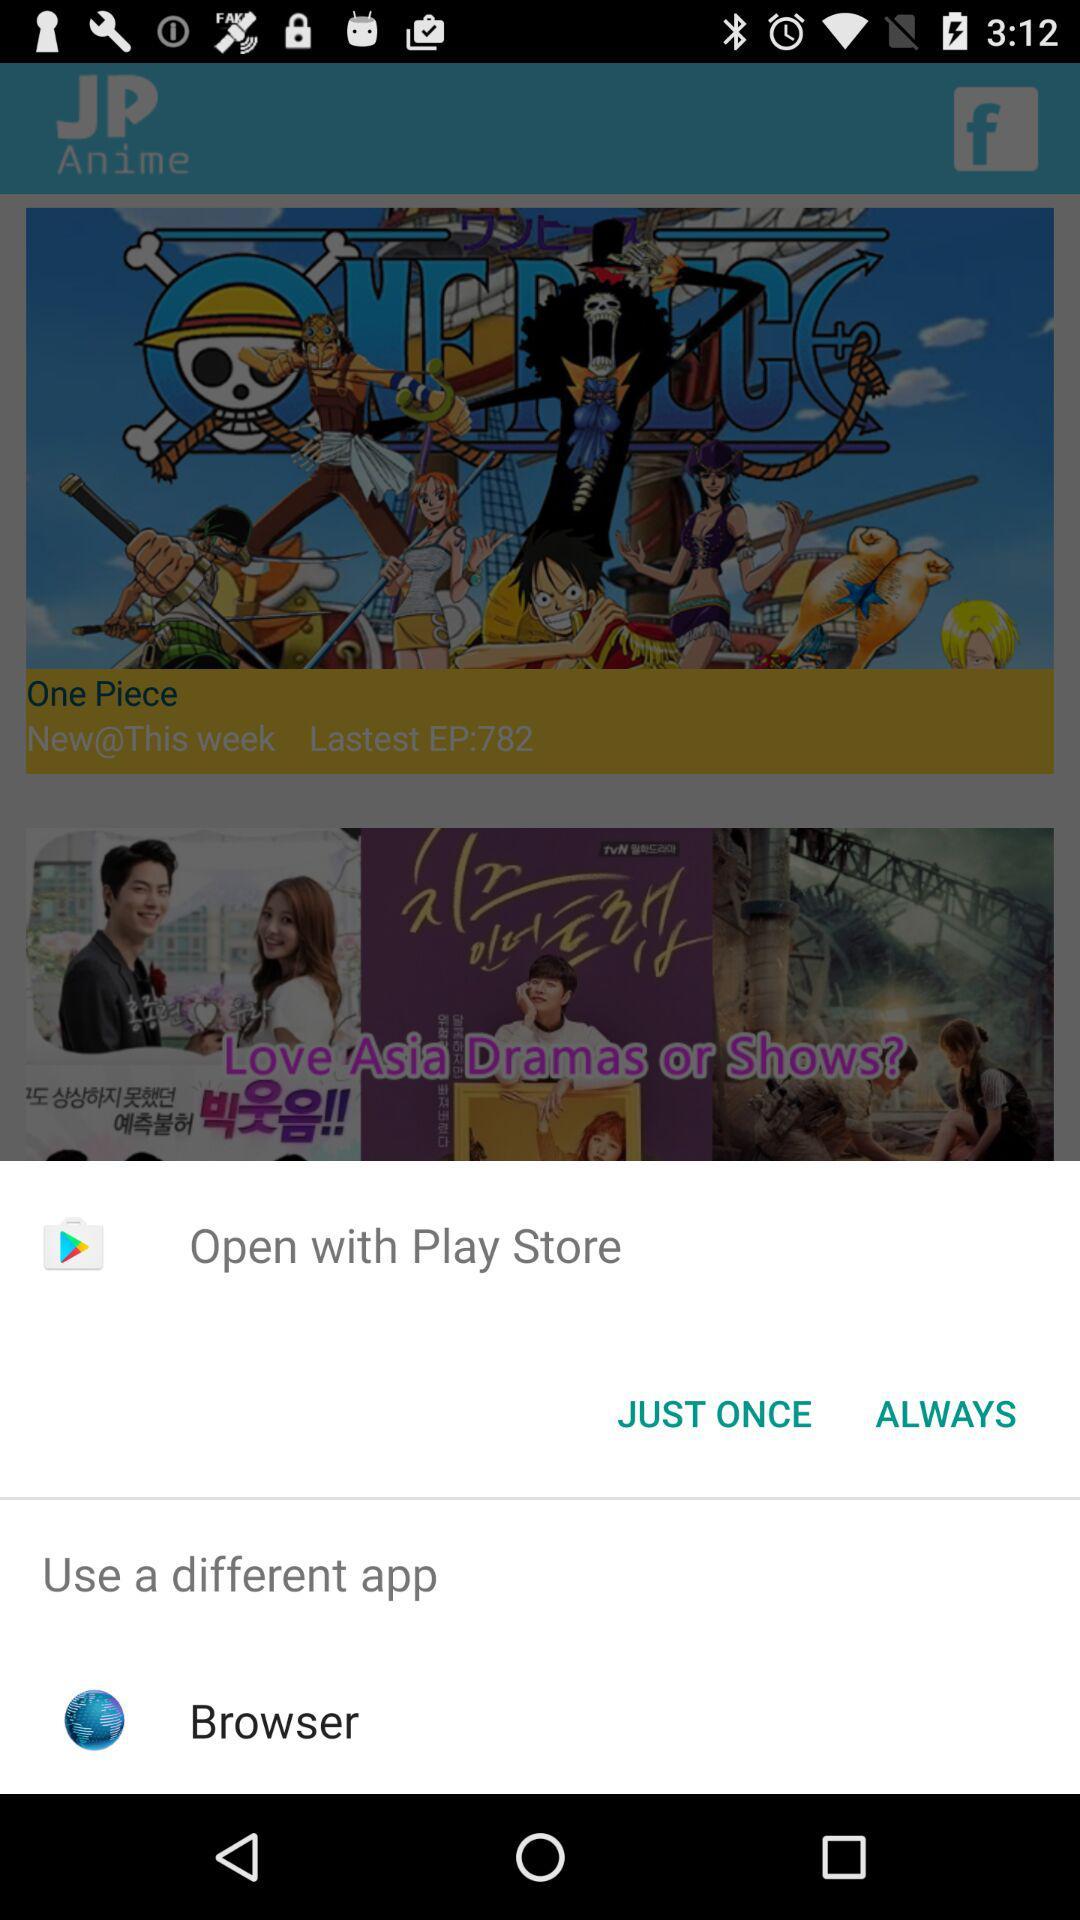  Describe the element at coordinates (945, 1411) in the screenshot. I see `button to the right of the just once icon` at that location.